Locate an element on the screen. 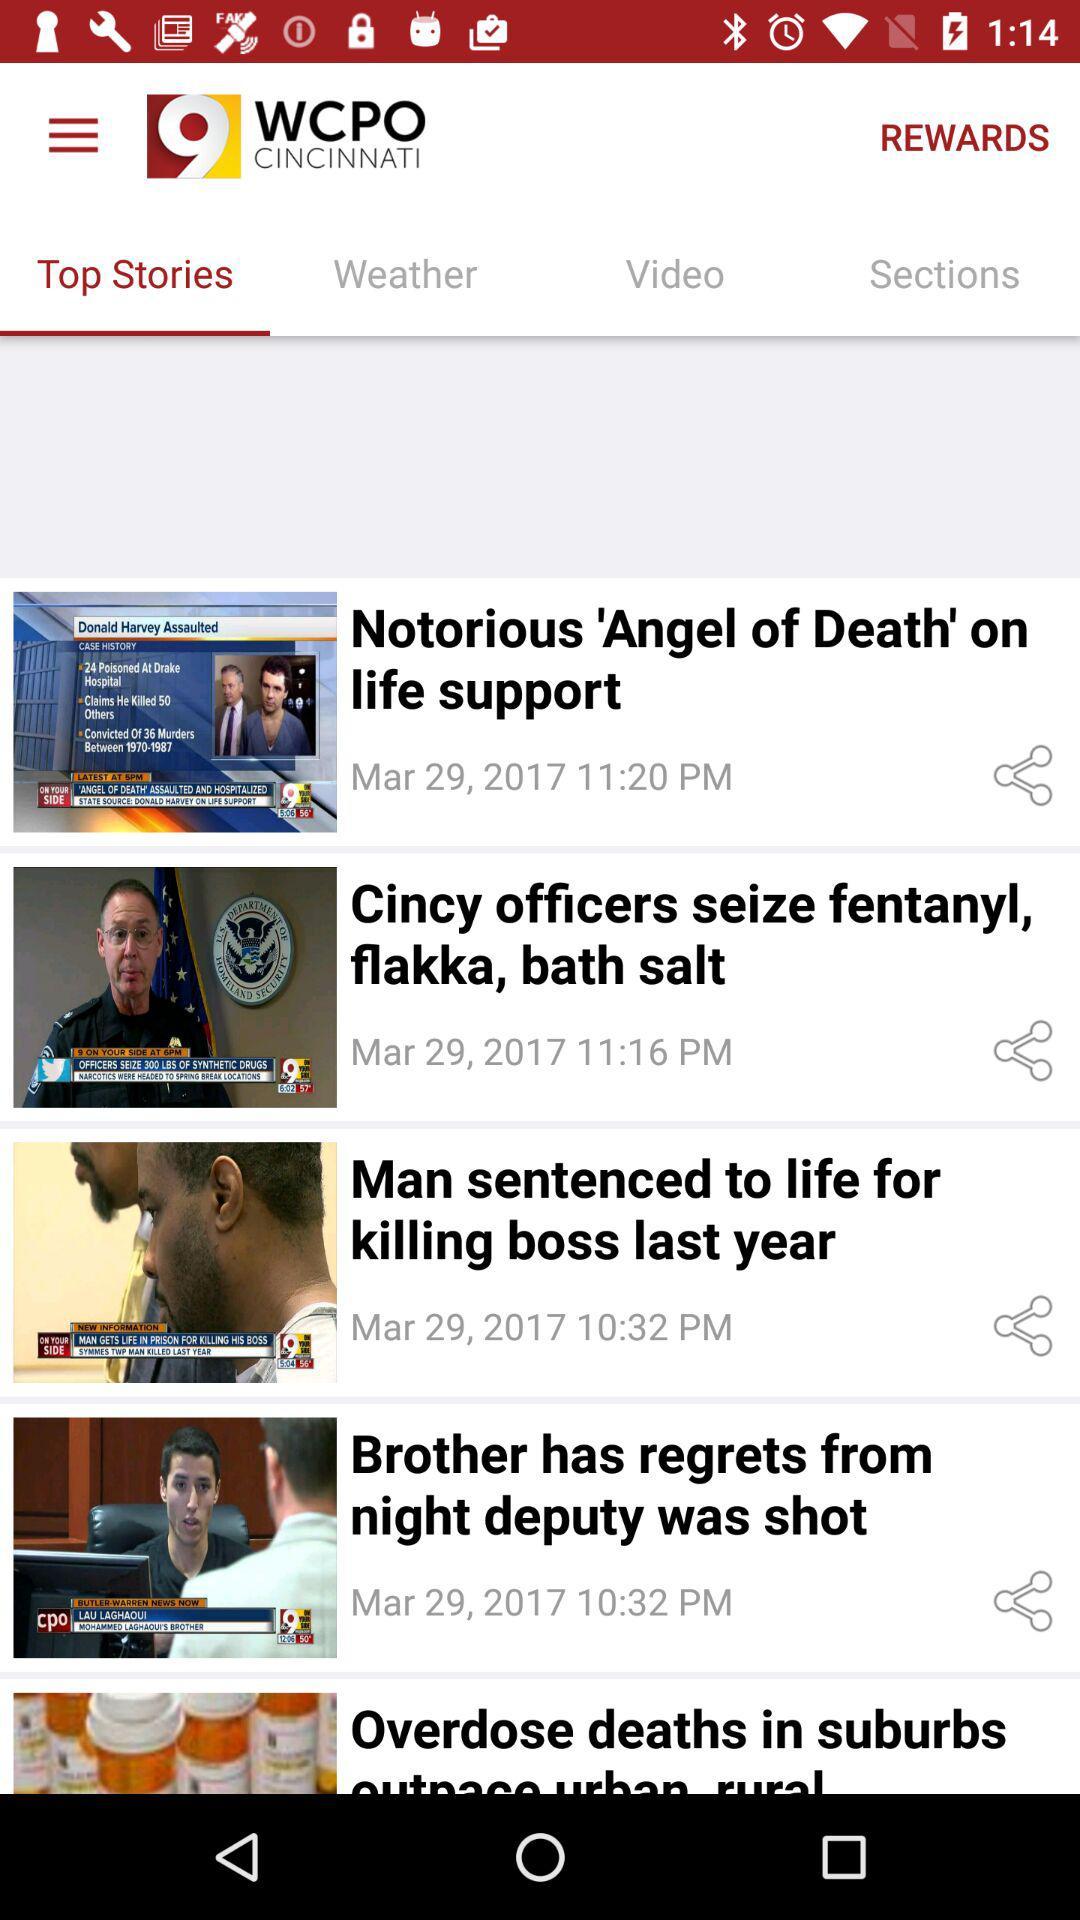 This screenshot has width=1080, height=1920. the article is located at coordinates (174, 1742).